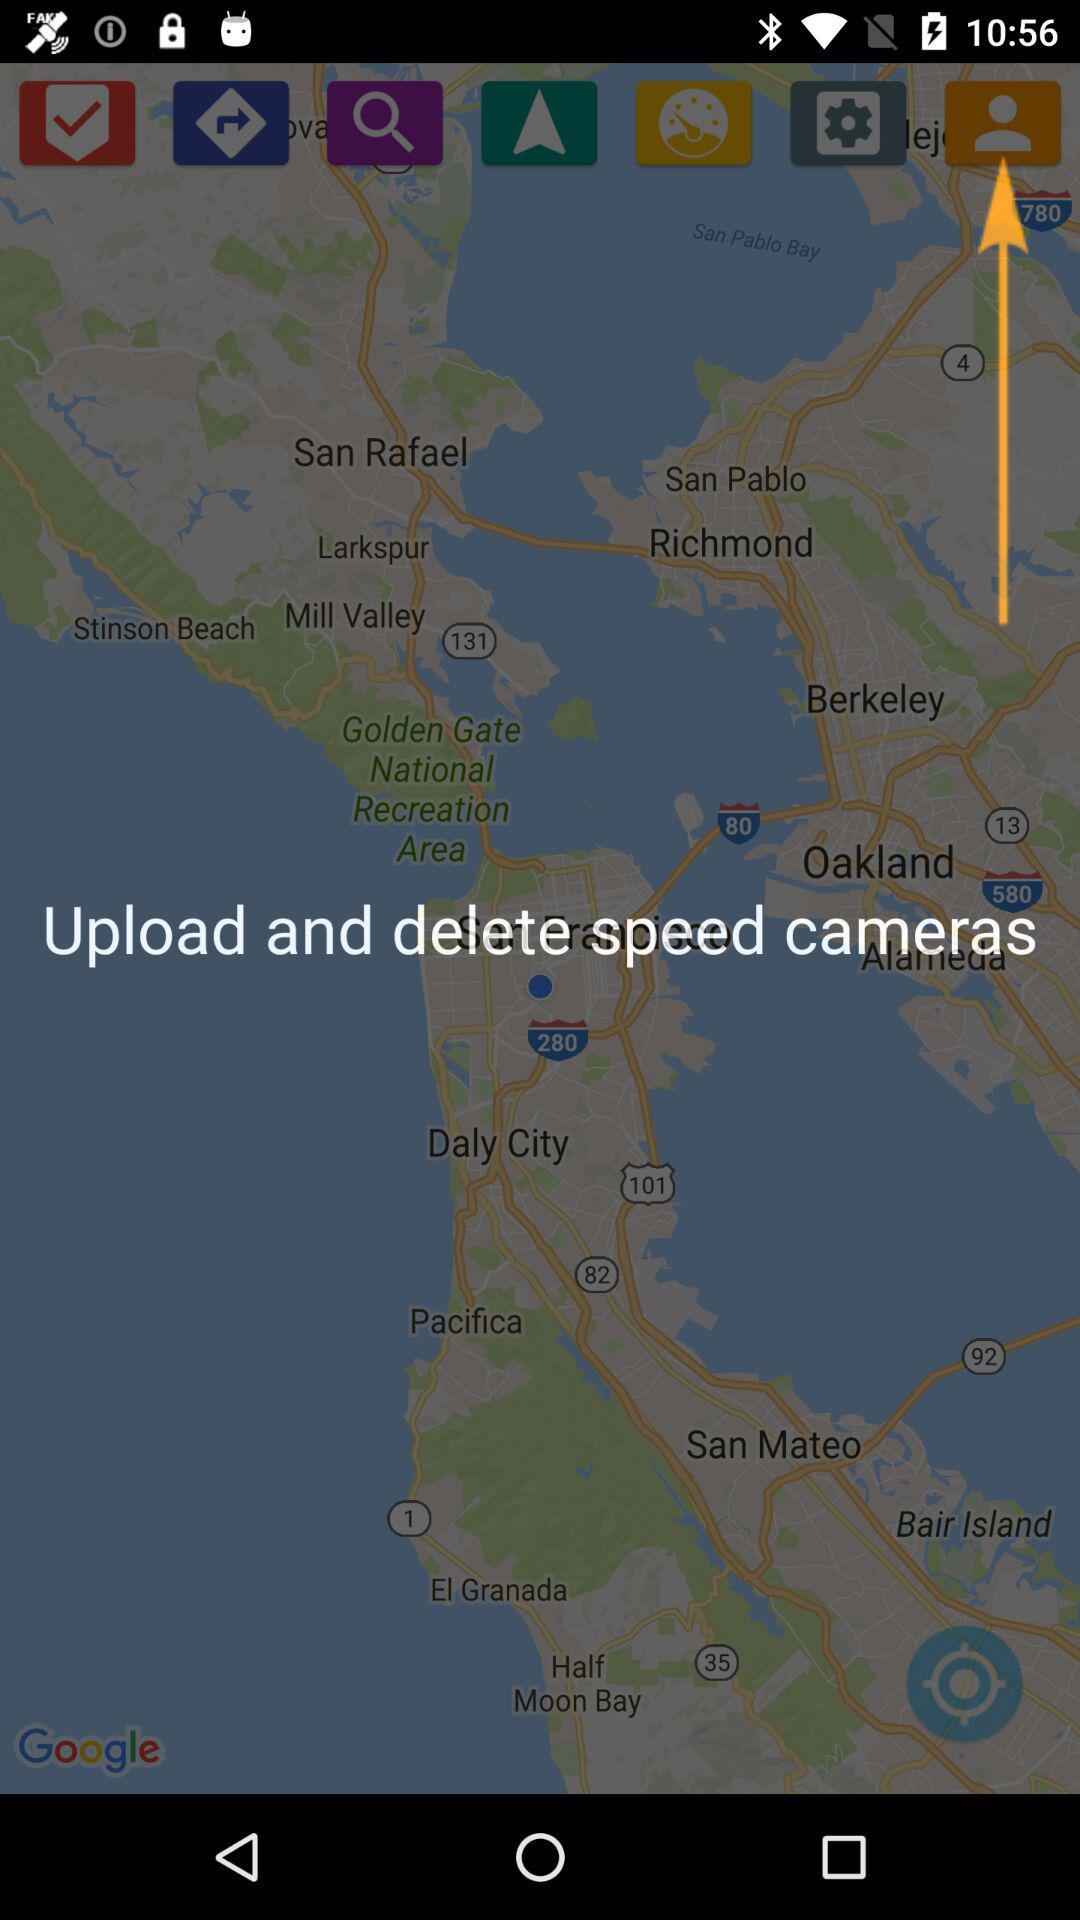 The width and height of the screenshot is (1080, 1920). What do you see at coordinates (75, 121) in the screenshot?
I see `the check icon` at bounding box center [75, 121].